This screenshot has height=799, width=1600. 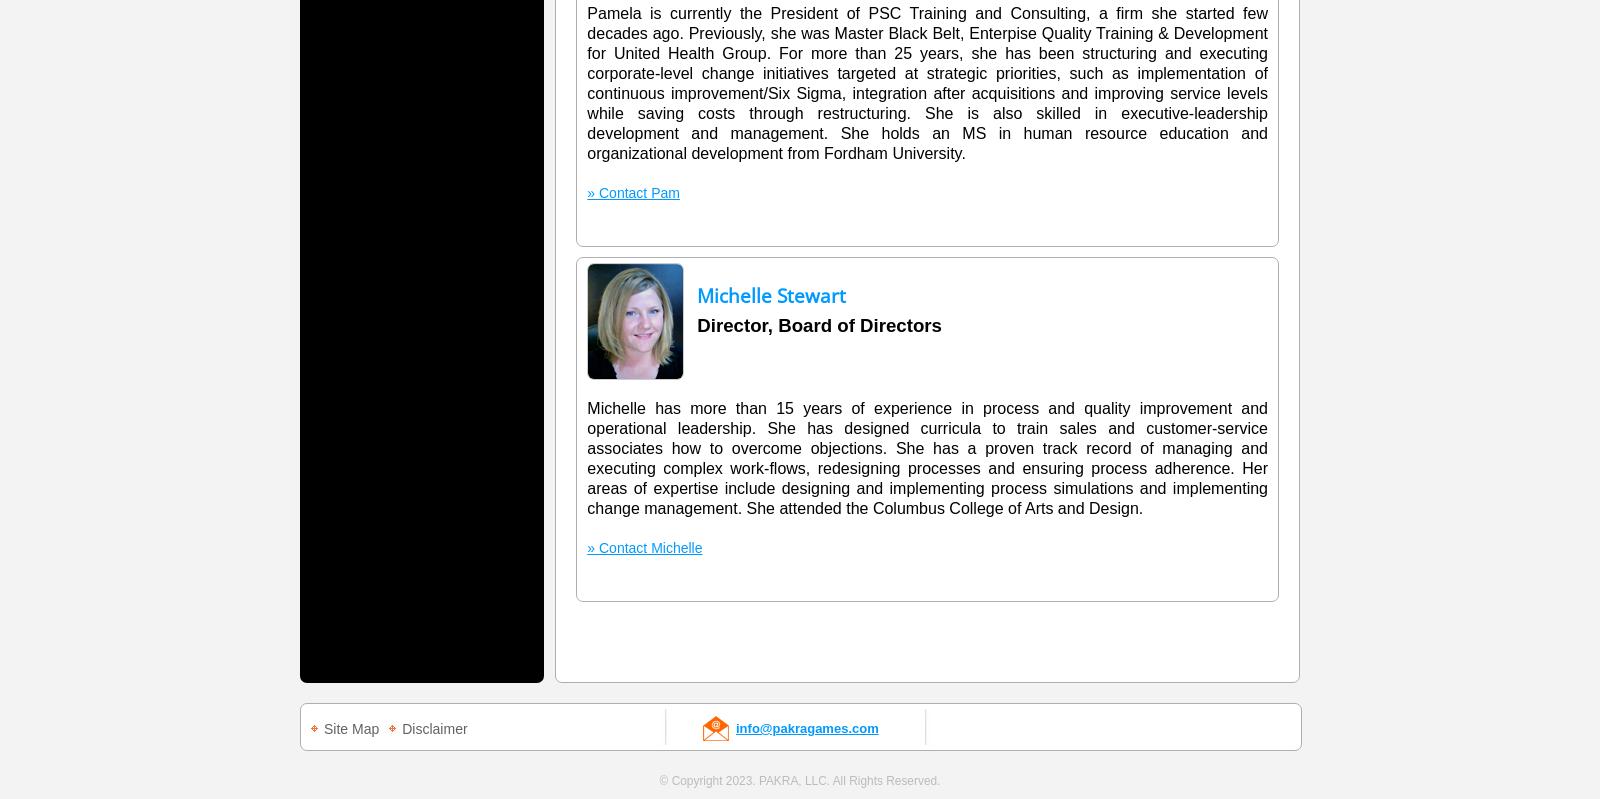 What do you see at coordinates (926, 83) in the screenshot?
I see `'Pamela is currently the President of PSC Training and Consulting, a firm she started few decades ago. Previously, she was Master Black Belt, Enterpise Quality Training & Development for United Health Group. For more than 25 years, she has been structuring and executing corporate-level change initiatives targeted at strategic priorities, such as implementation of continuous improvement/Six Sigma, integration after acquisitions and improving service levels while saving costs through restructuring. She is also skilled in executive-leadership development and management. She holds an MS in human resource education and organizational development from Fordham University.'` at bounding box center [926, 83].